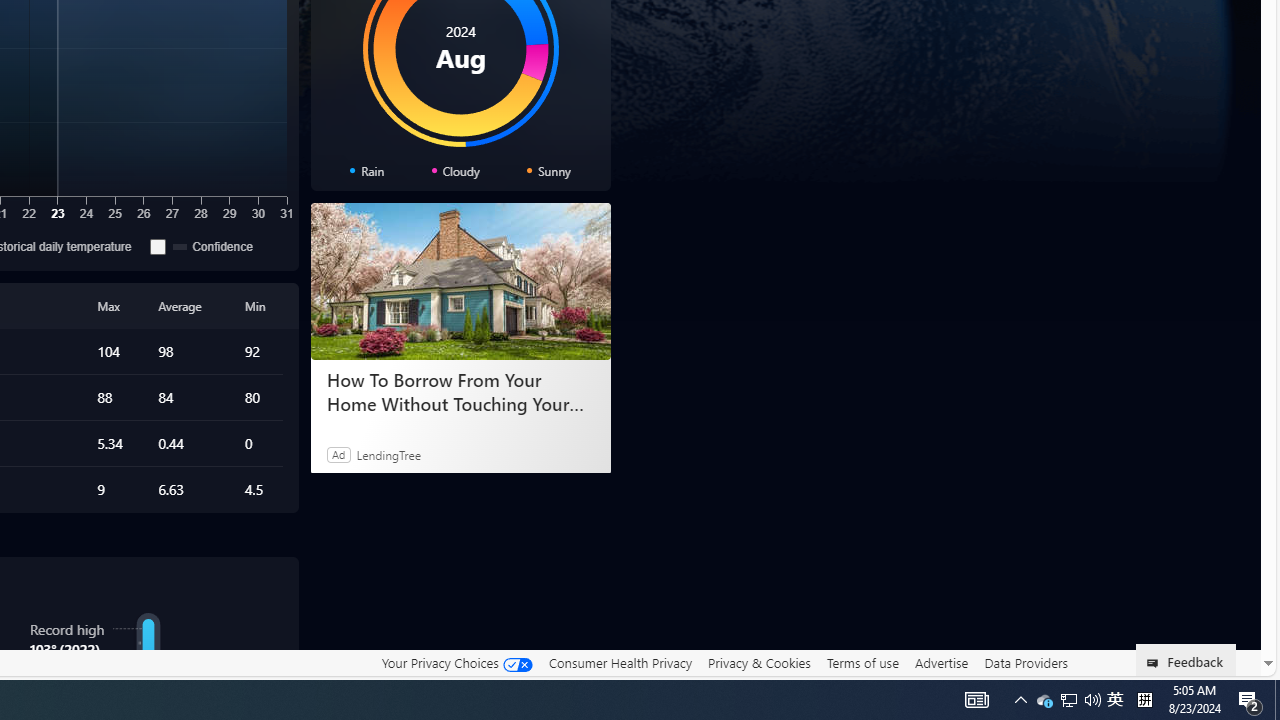 The width and height of the screenshot is (1280, 720). What do you see at coordinates (1025, 663) in the screenshot?
I see `'Data Providers'` at bounding box center [1025, 663].